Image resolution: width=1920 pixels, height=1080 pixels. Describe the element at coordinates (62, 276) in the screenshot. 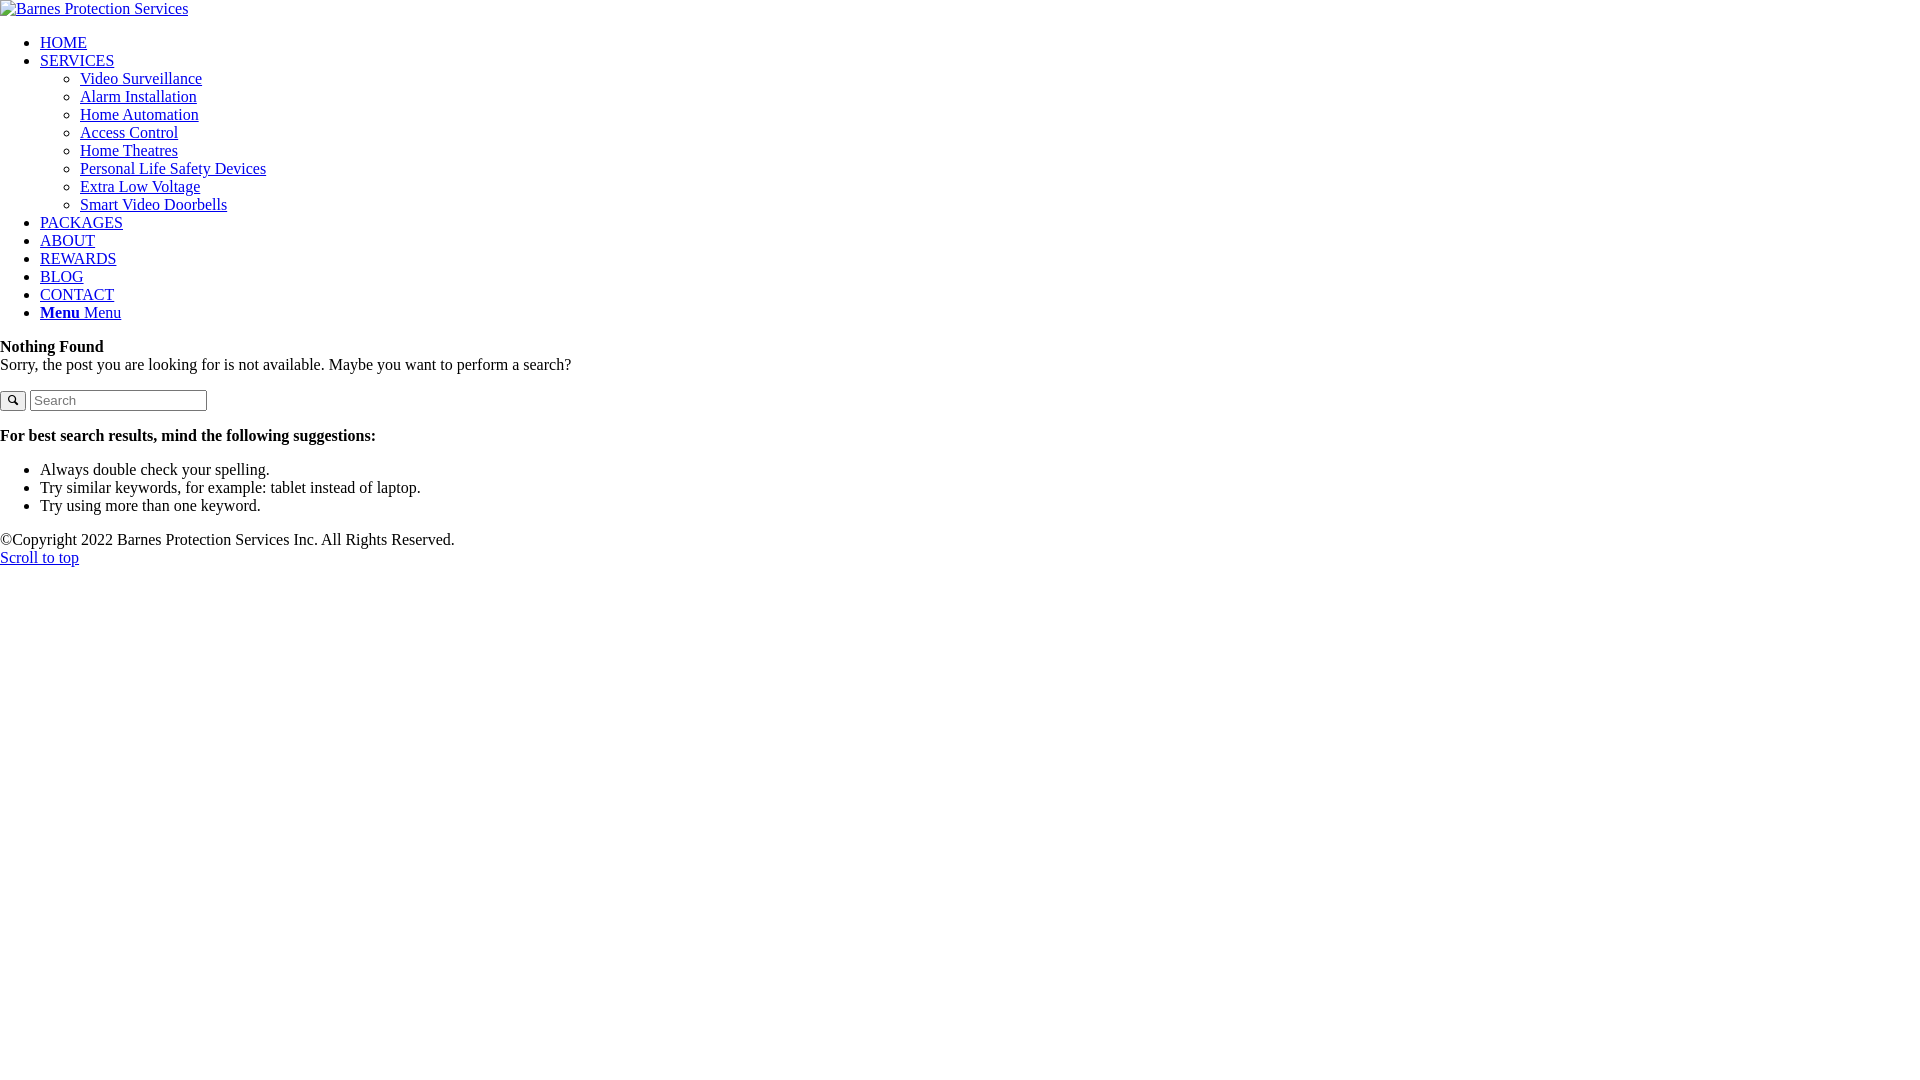

I see `'BLOG'` at that location.